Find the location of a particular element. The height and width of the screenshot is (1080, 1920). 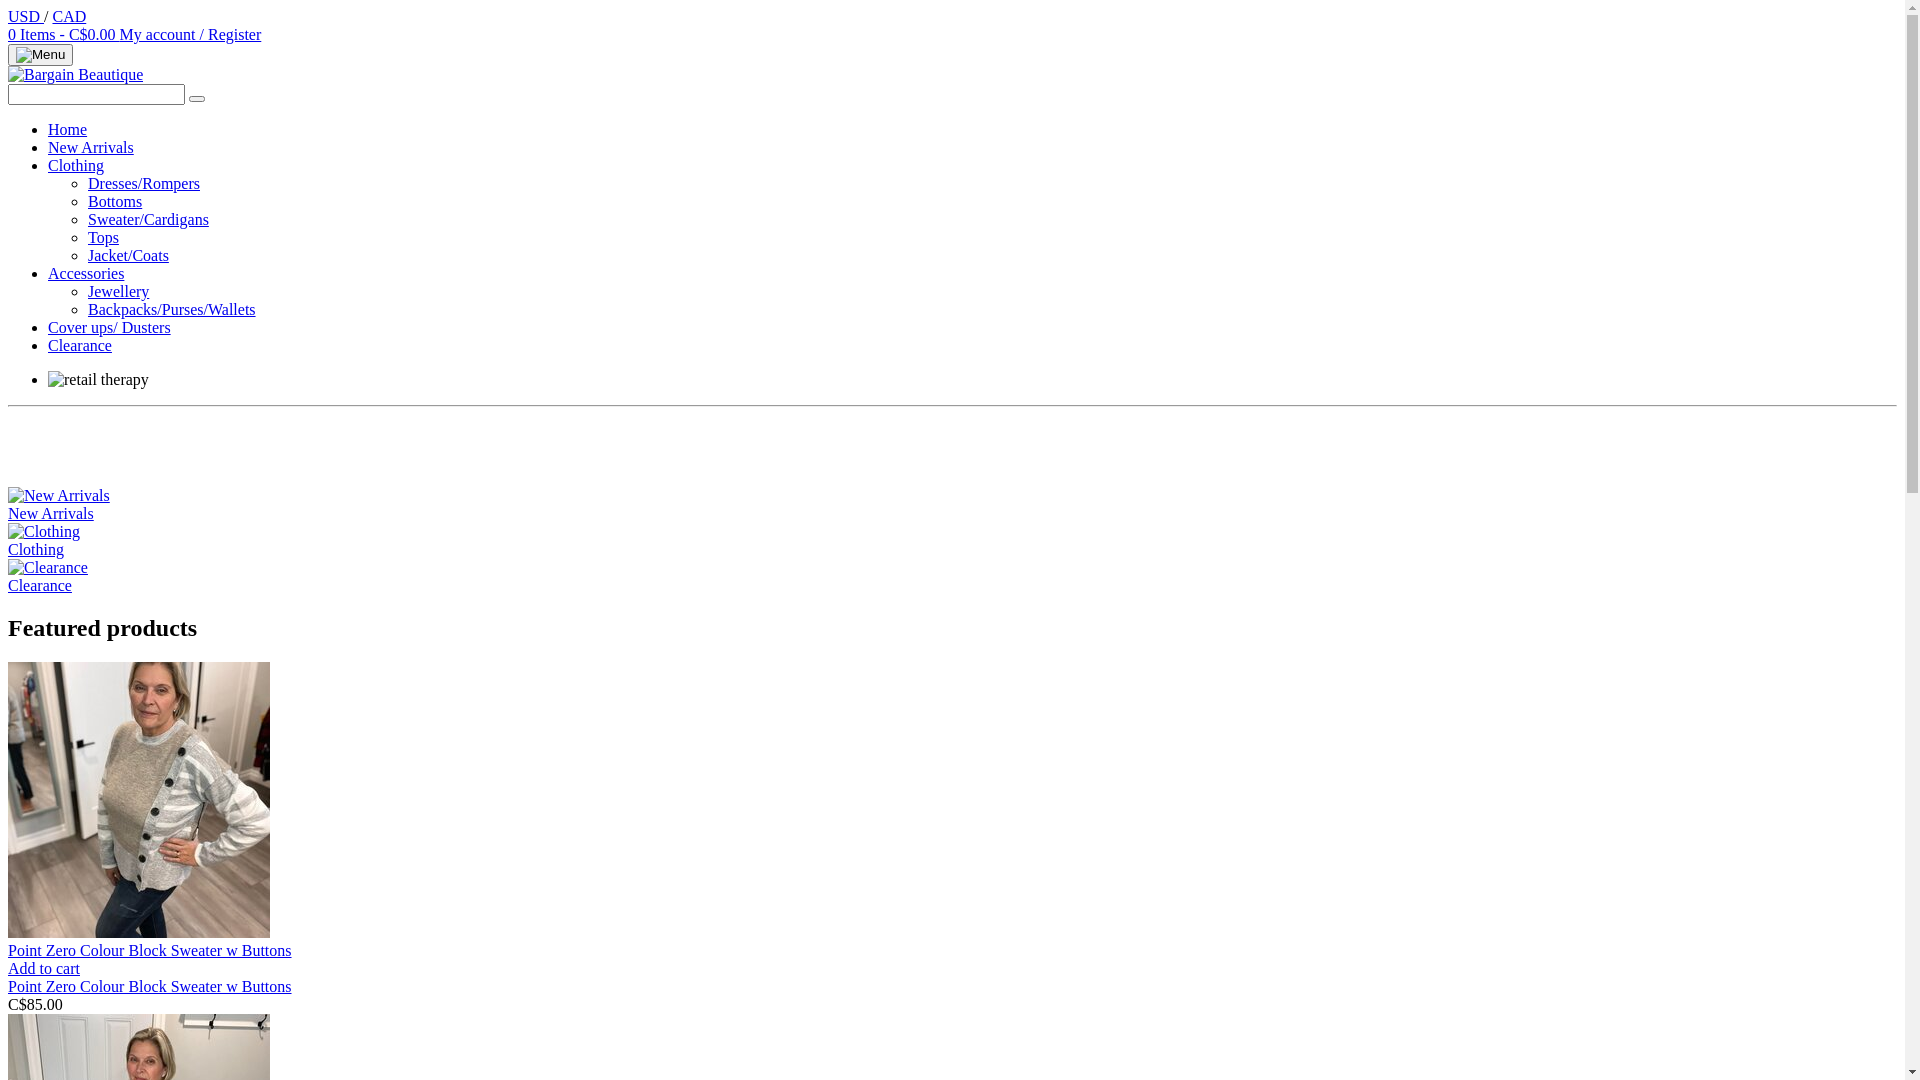

'Bargain Beautique ' is located at coordinates (75, 73).